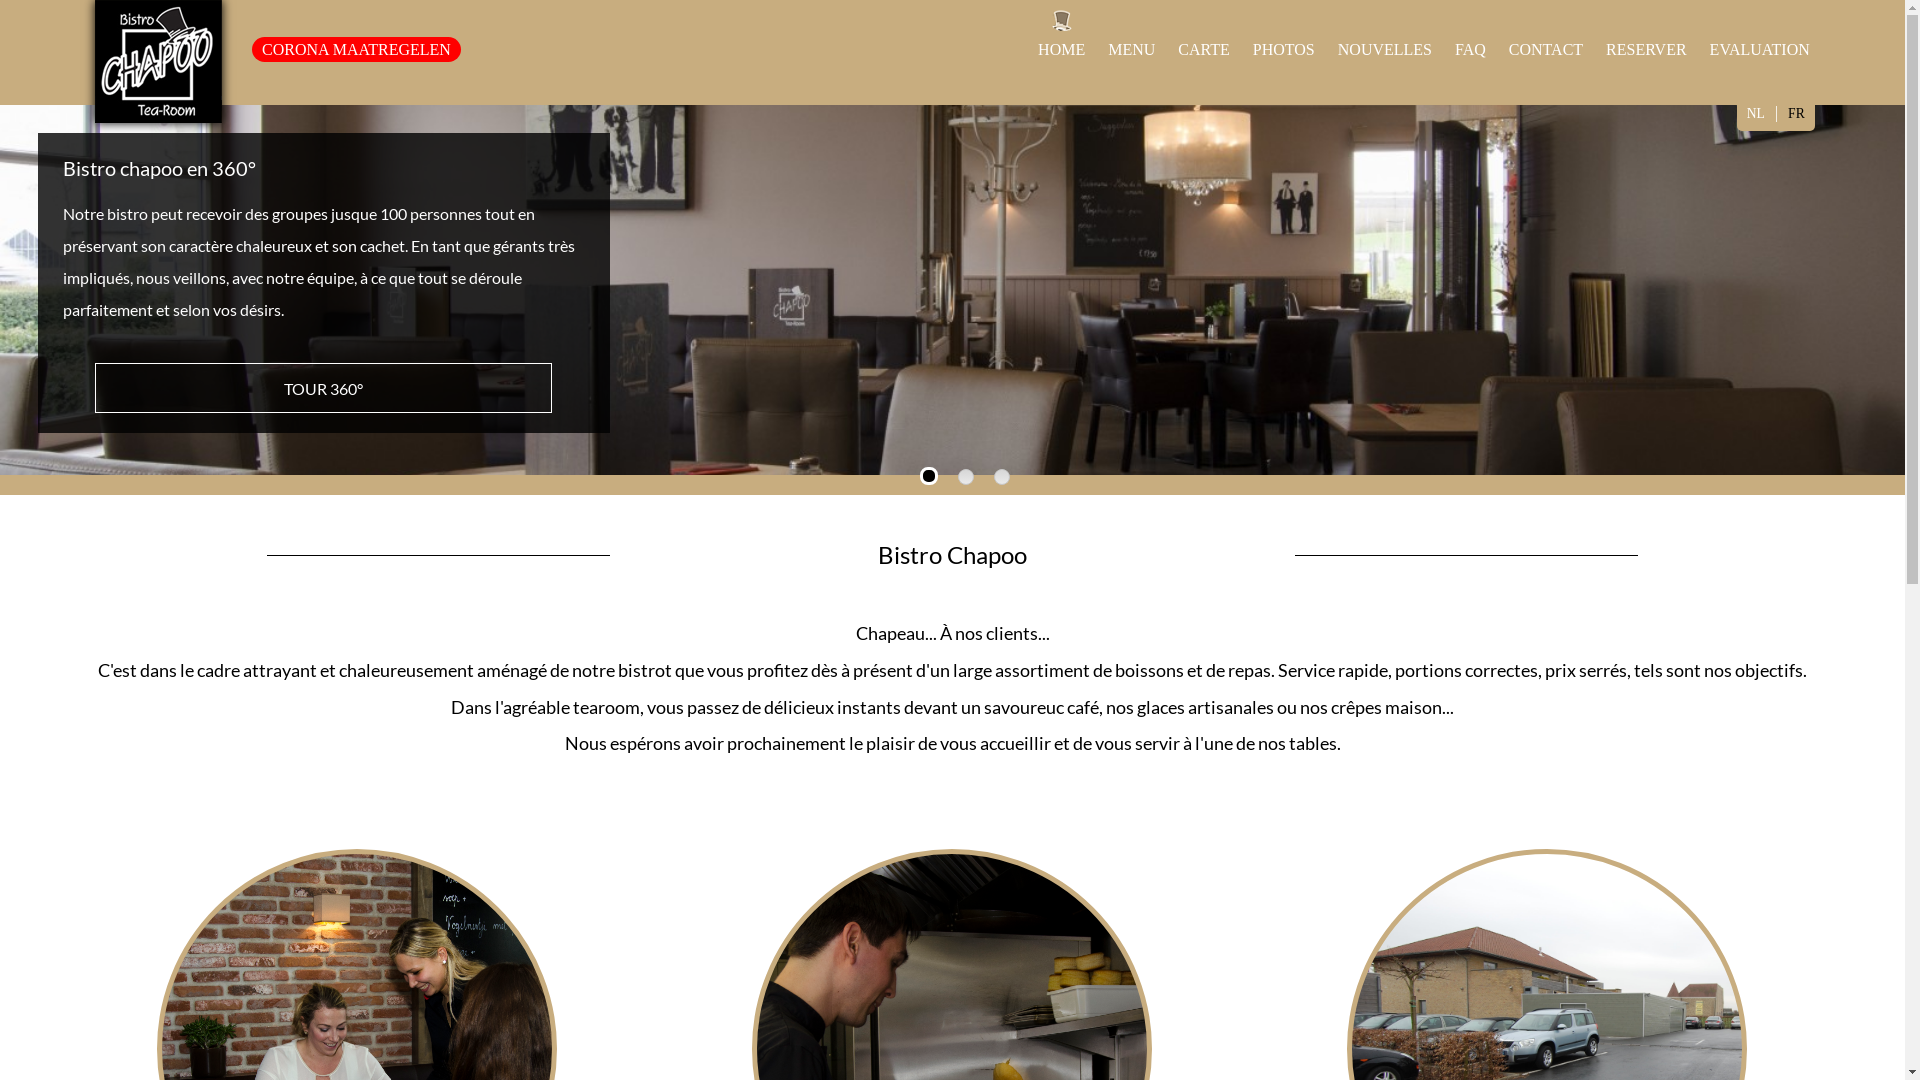  I want to click on 'NL', so click(1736, 113).